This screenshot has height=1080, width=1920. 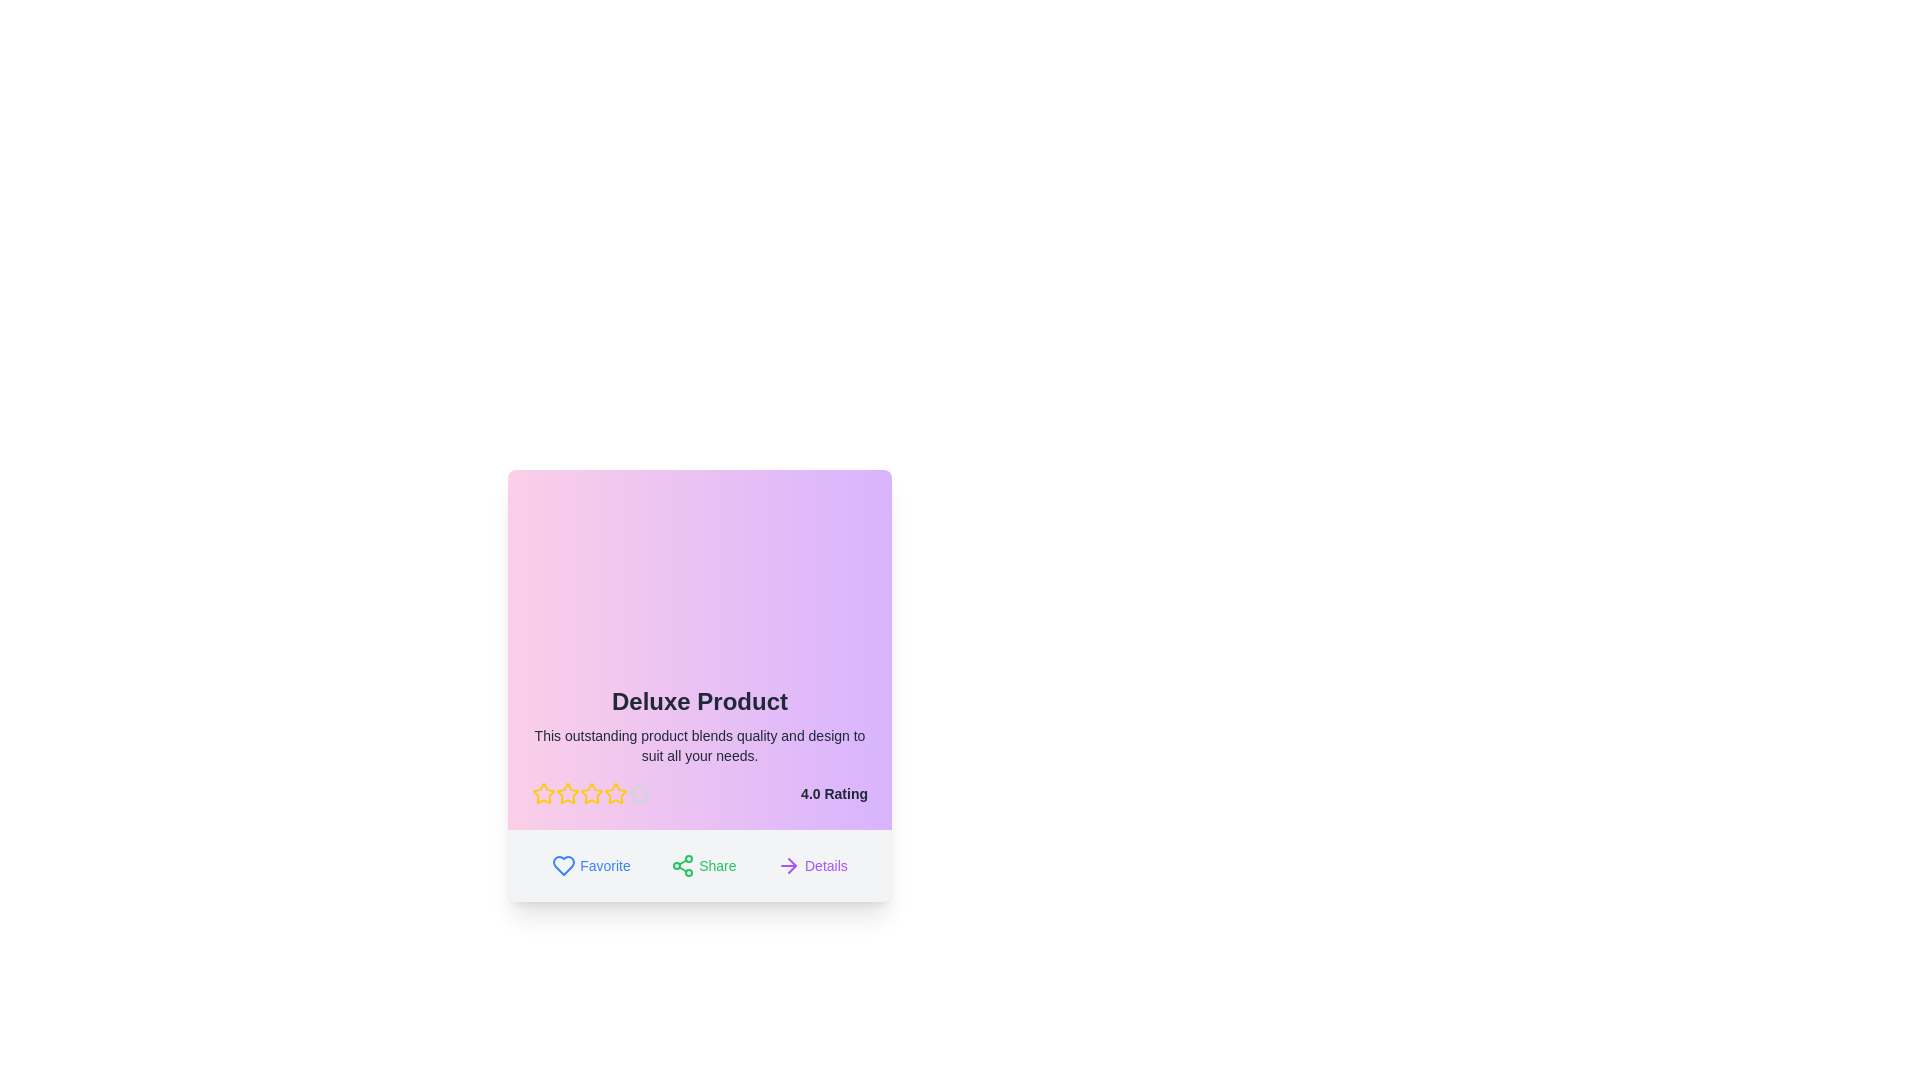 I want to click on the second star rating icon, so click(x=590, y=792).